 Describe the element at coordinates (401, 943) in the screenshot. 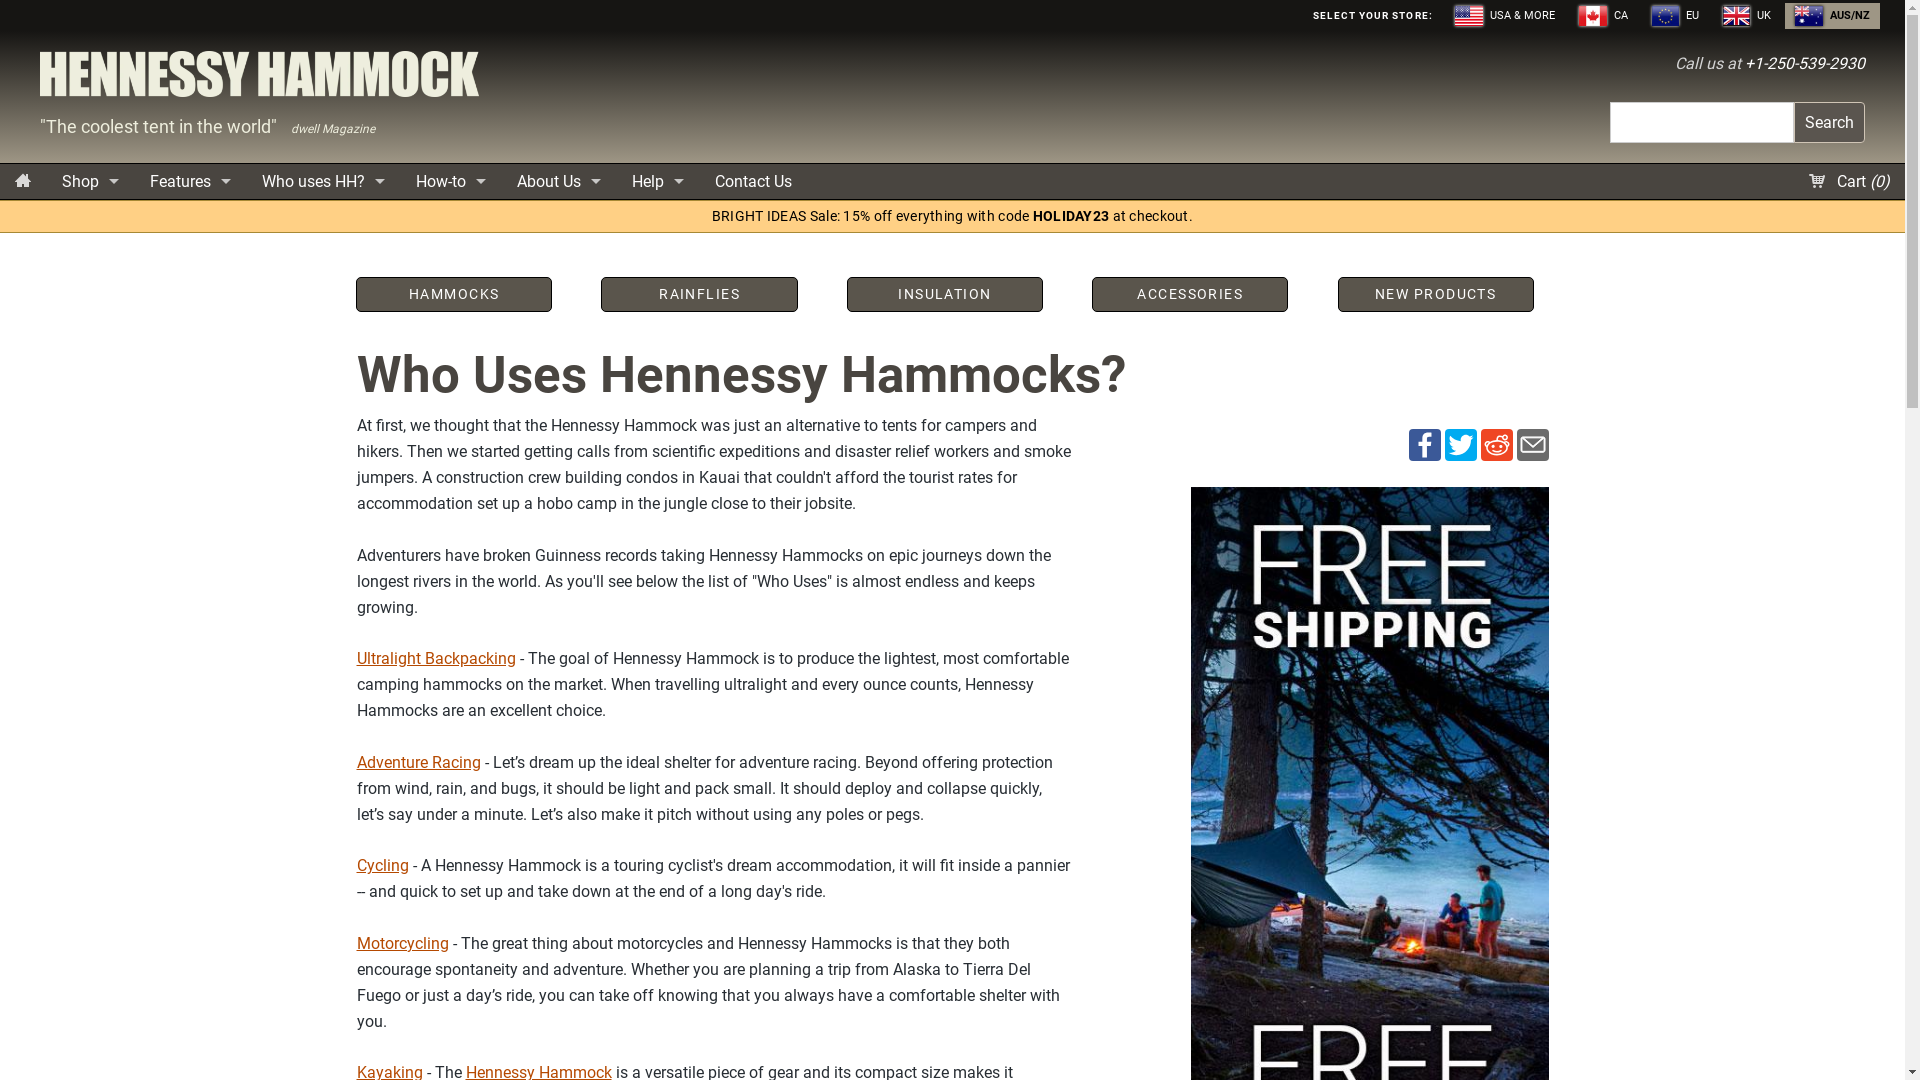

I see `'Motorcycling'` at that location.